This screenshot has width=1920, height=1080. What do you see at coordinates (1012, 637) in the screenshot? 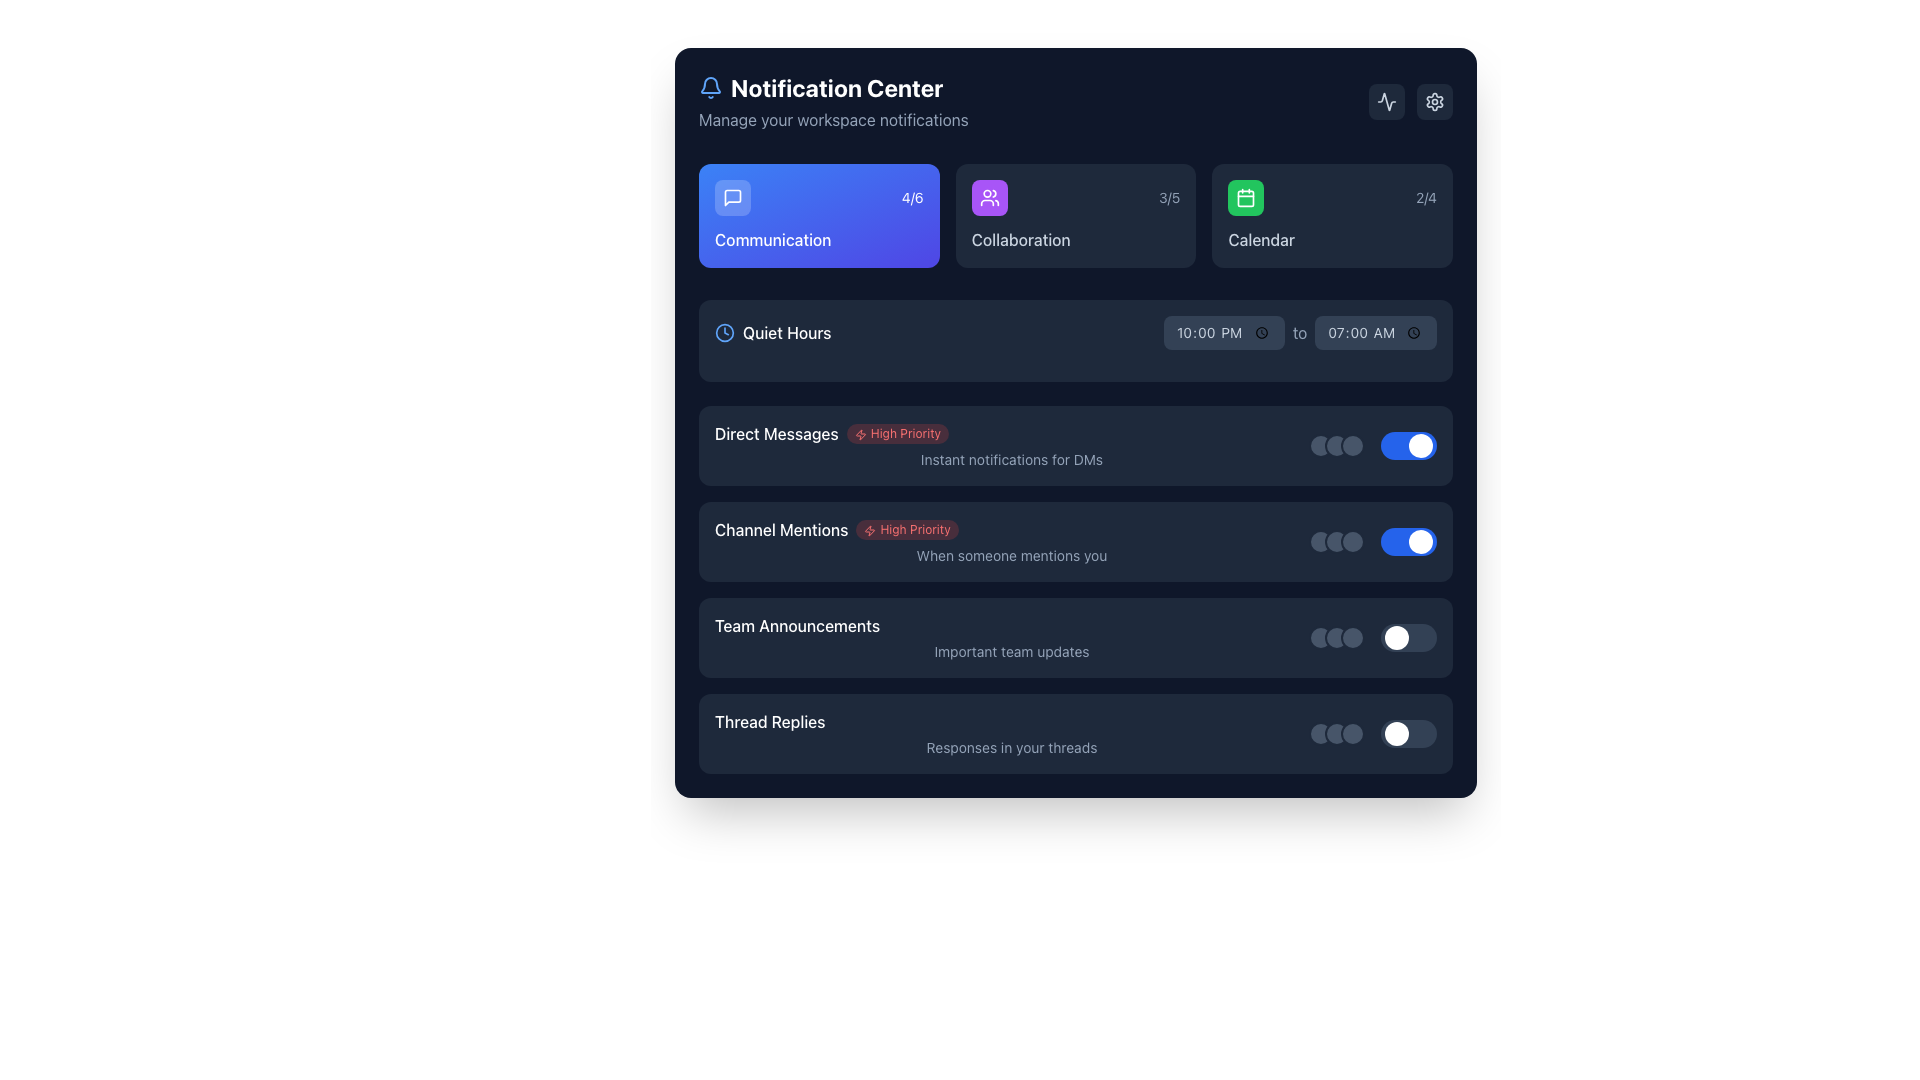
I see `the context of the notifications` at bounding box center [1012, 637].